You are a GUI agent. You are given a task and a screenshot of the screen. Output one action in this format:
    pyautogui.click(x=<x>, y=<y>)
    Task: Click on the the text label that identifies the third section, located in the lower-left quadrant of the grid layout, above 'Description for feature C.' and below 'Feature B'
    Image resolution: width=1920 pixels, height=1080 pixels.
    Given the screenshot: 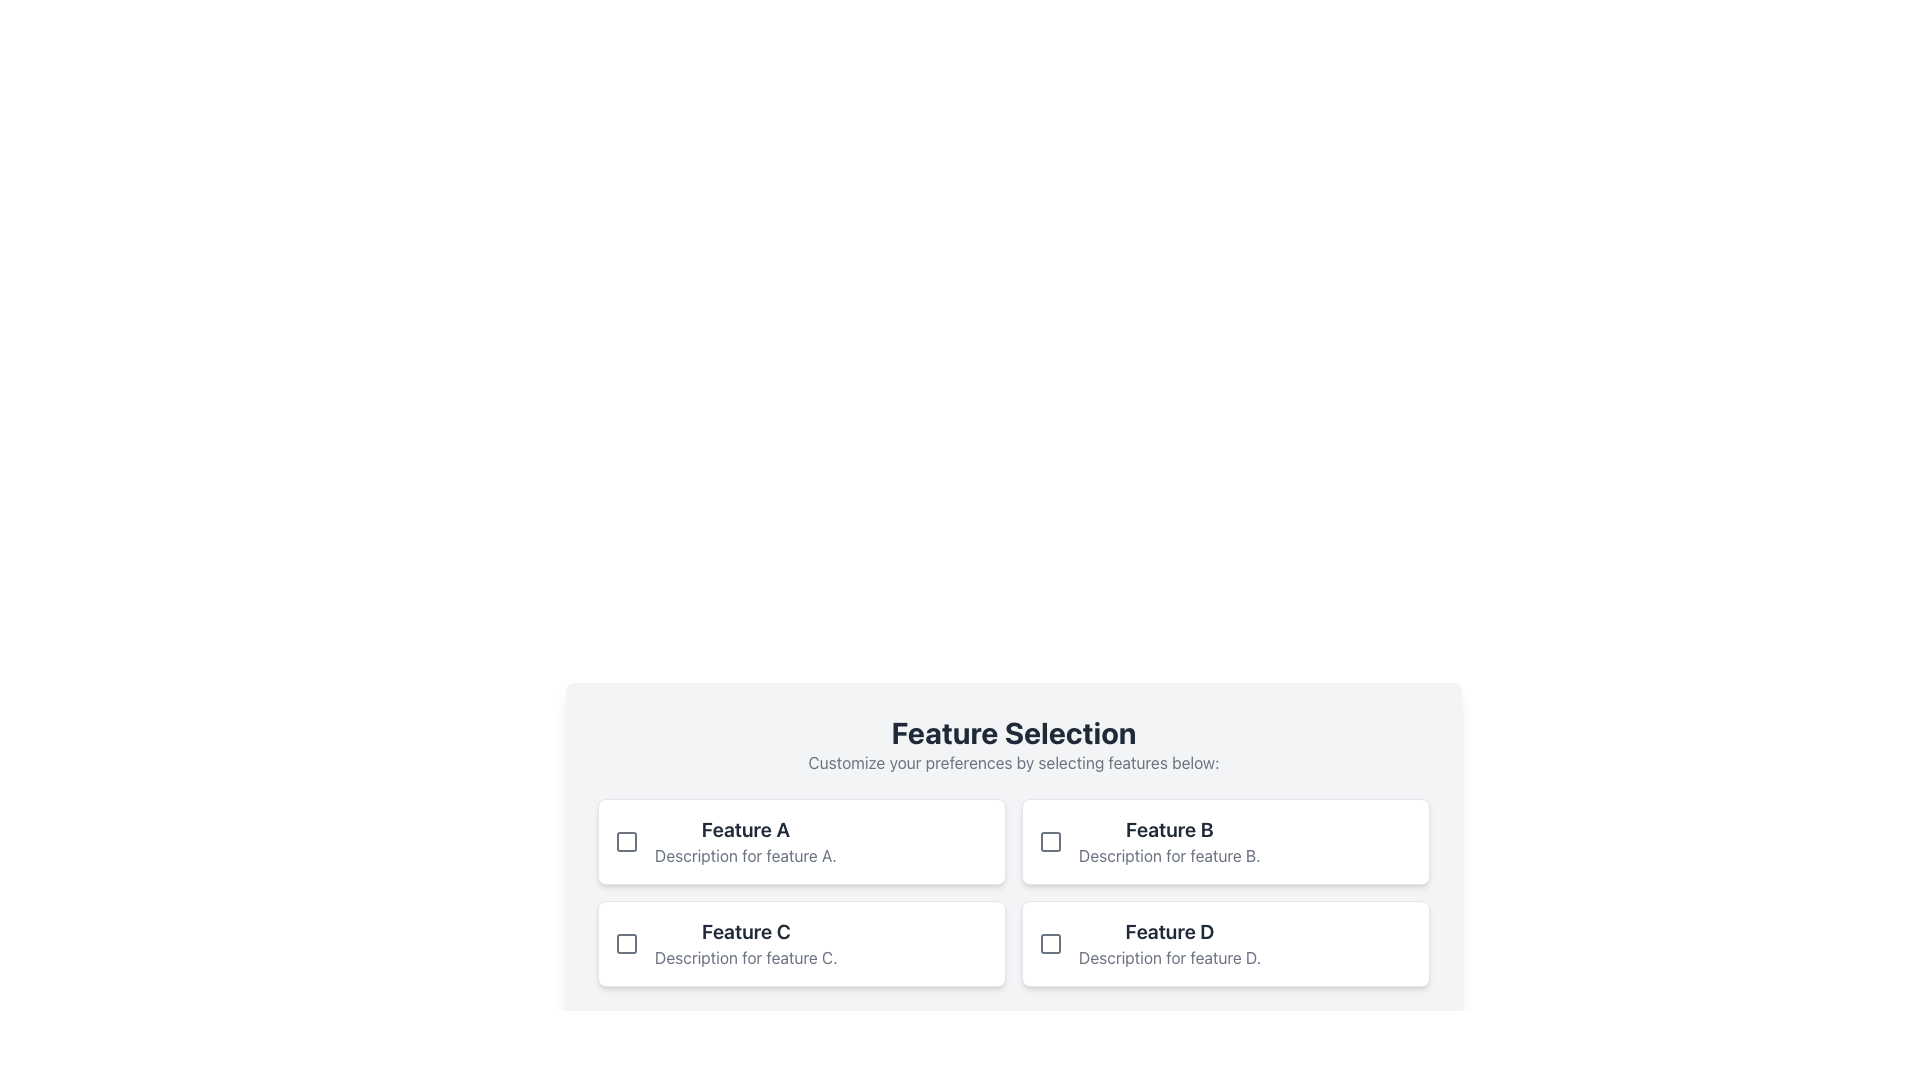 What is the action you would take?
    pyautogui.click(x=745, y=932)
    